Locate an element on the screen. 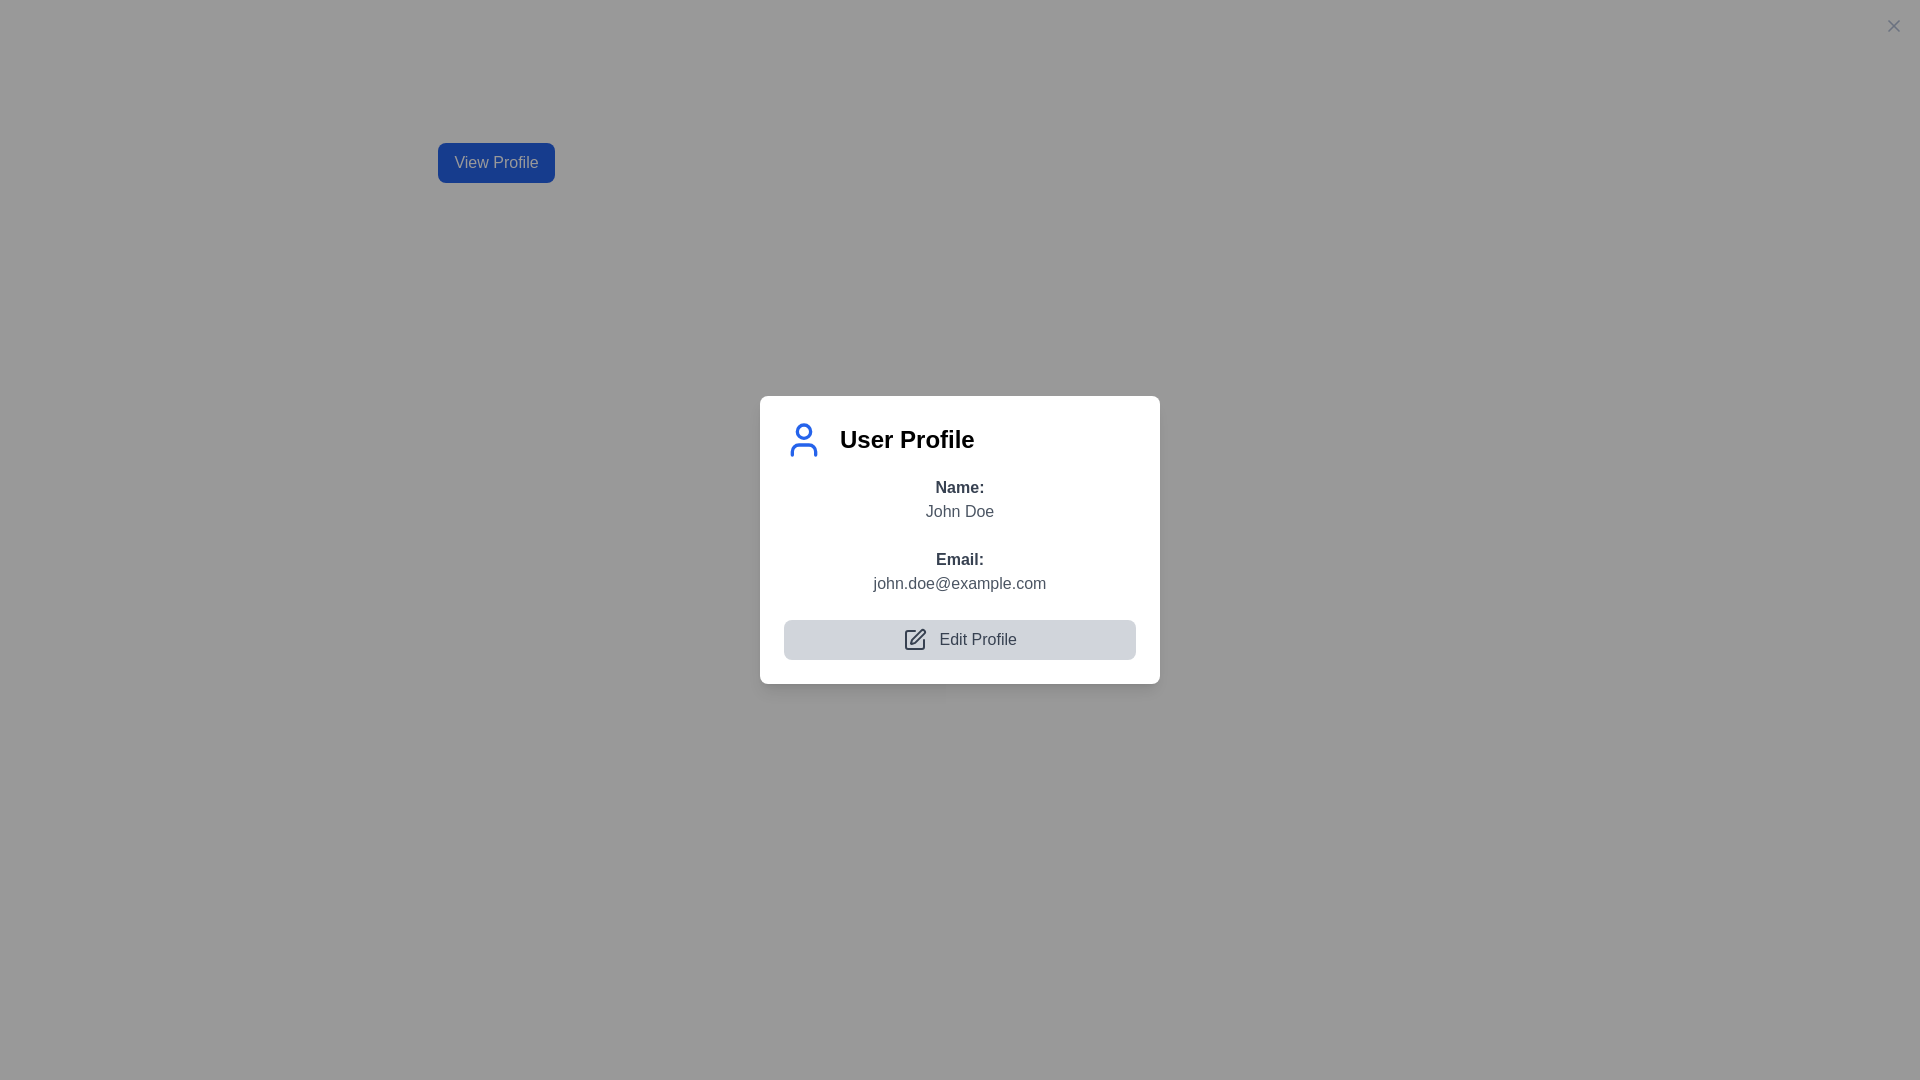  the vector graphical shape that is part of the pen icon located directly to the left of the 'Edit Profile' button is located at coordinates (914, 640).